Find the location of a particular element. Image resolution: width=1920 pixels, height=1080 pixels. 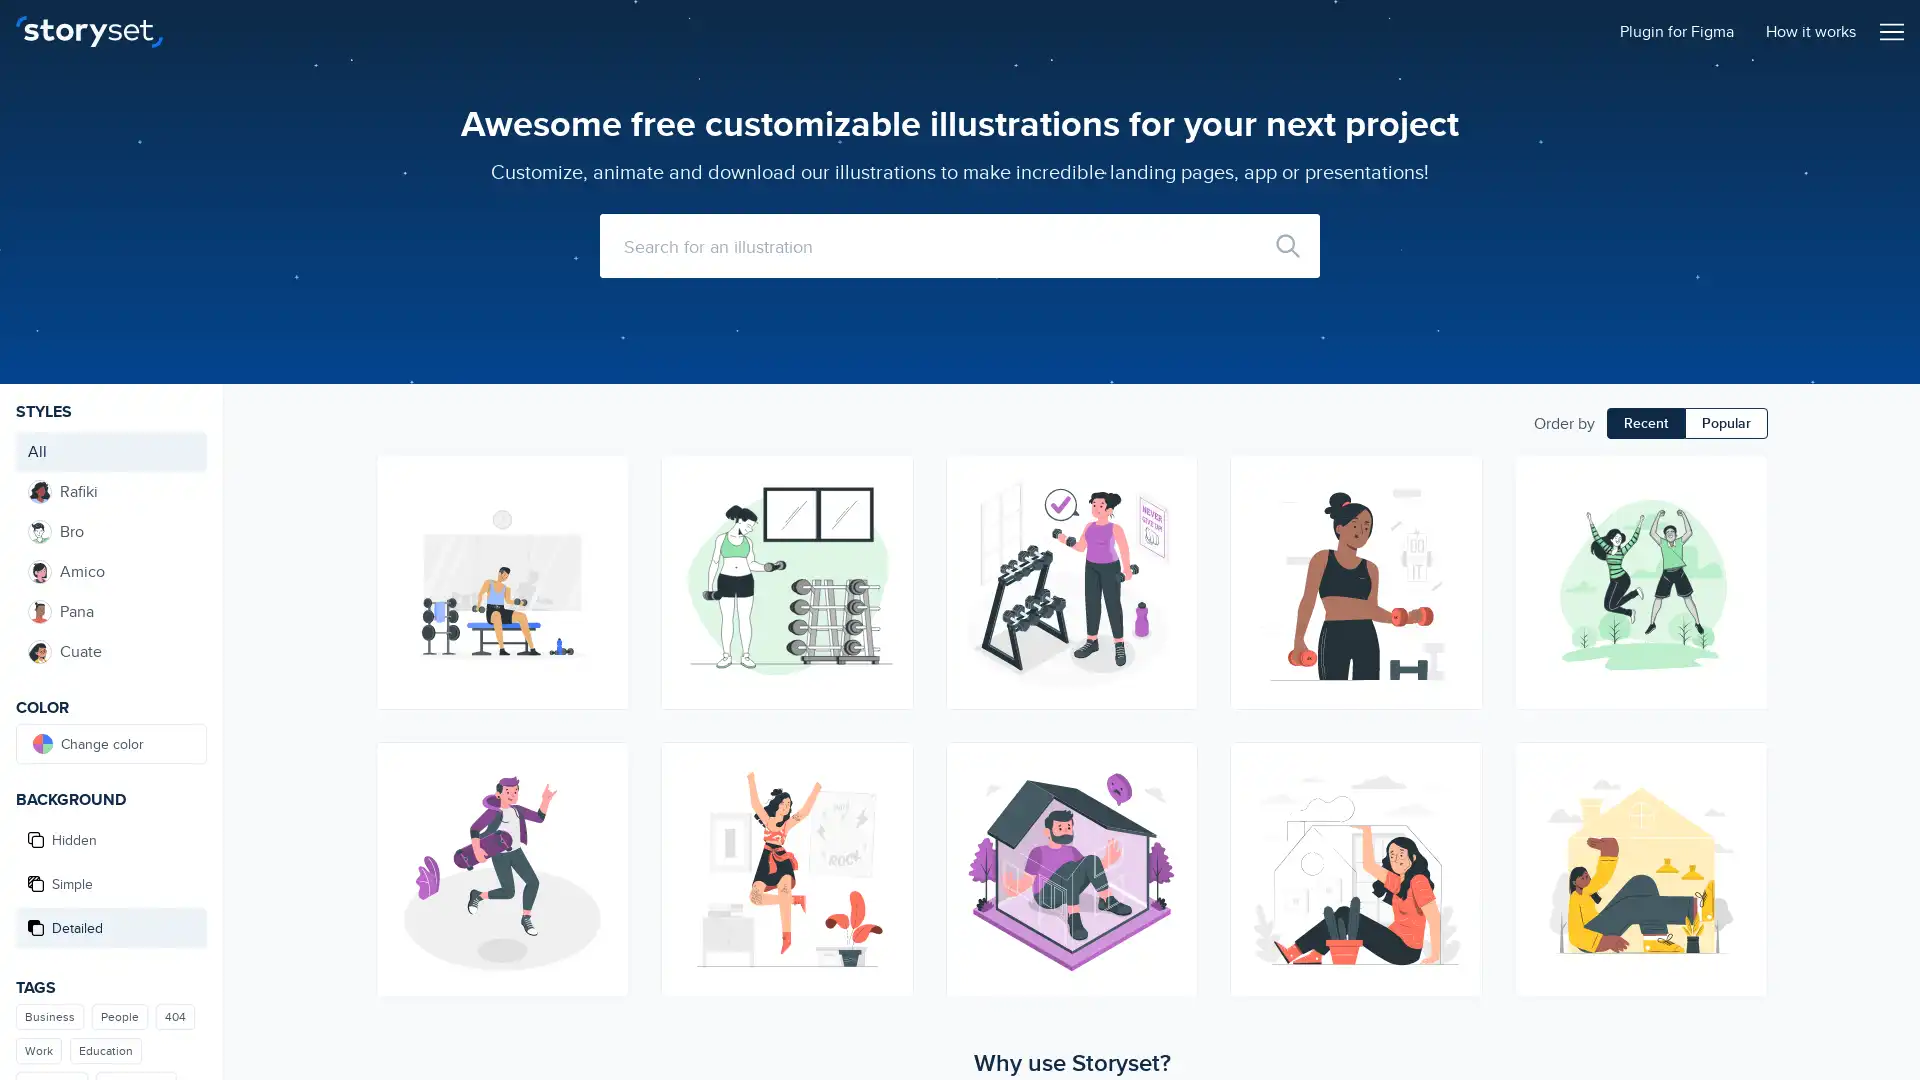

Simple is located at coordinates (110, 882).